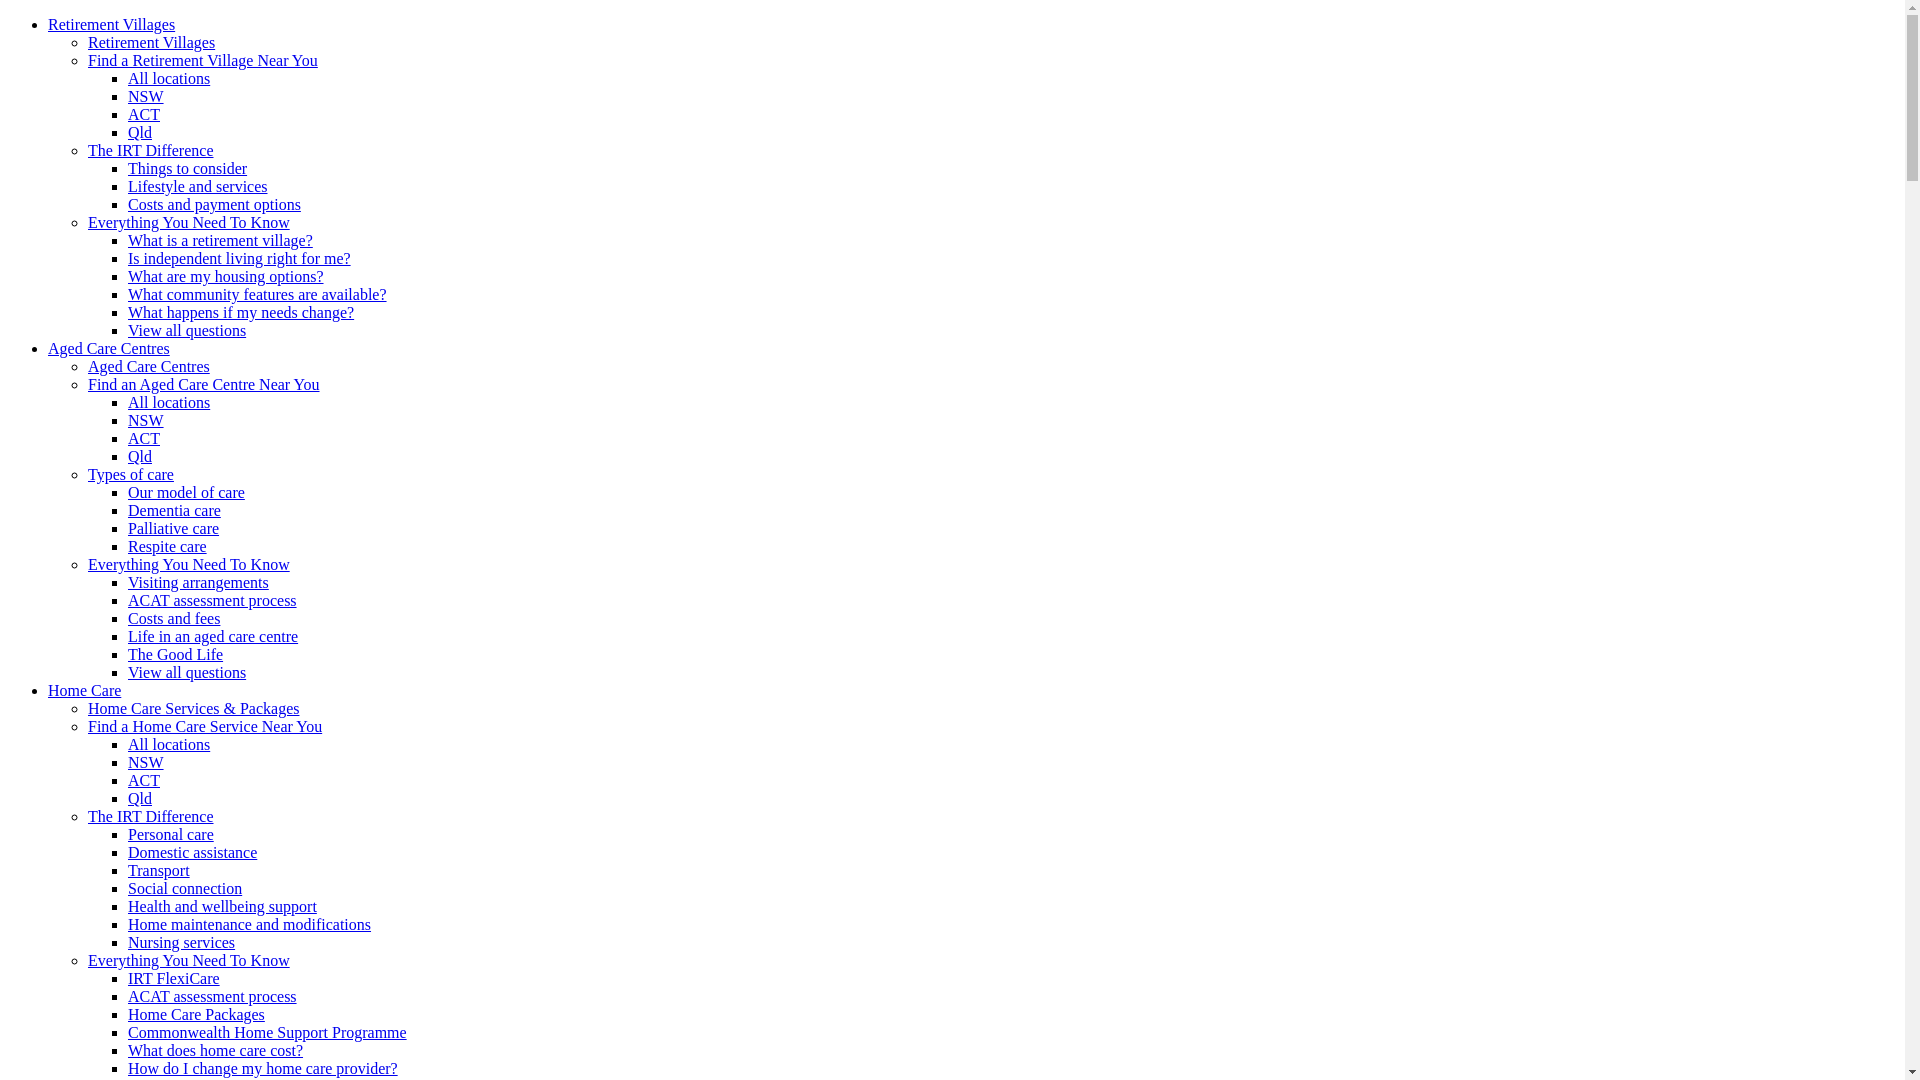 This screenshot has height=1080, width=1920. I want to click on 'Qld', so click(138, 132).